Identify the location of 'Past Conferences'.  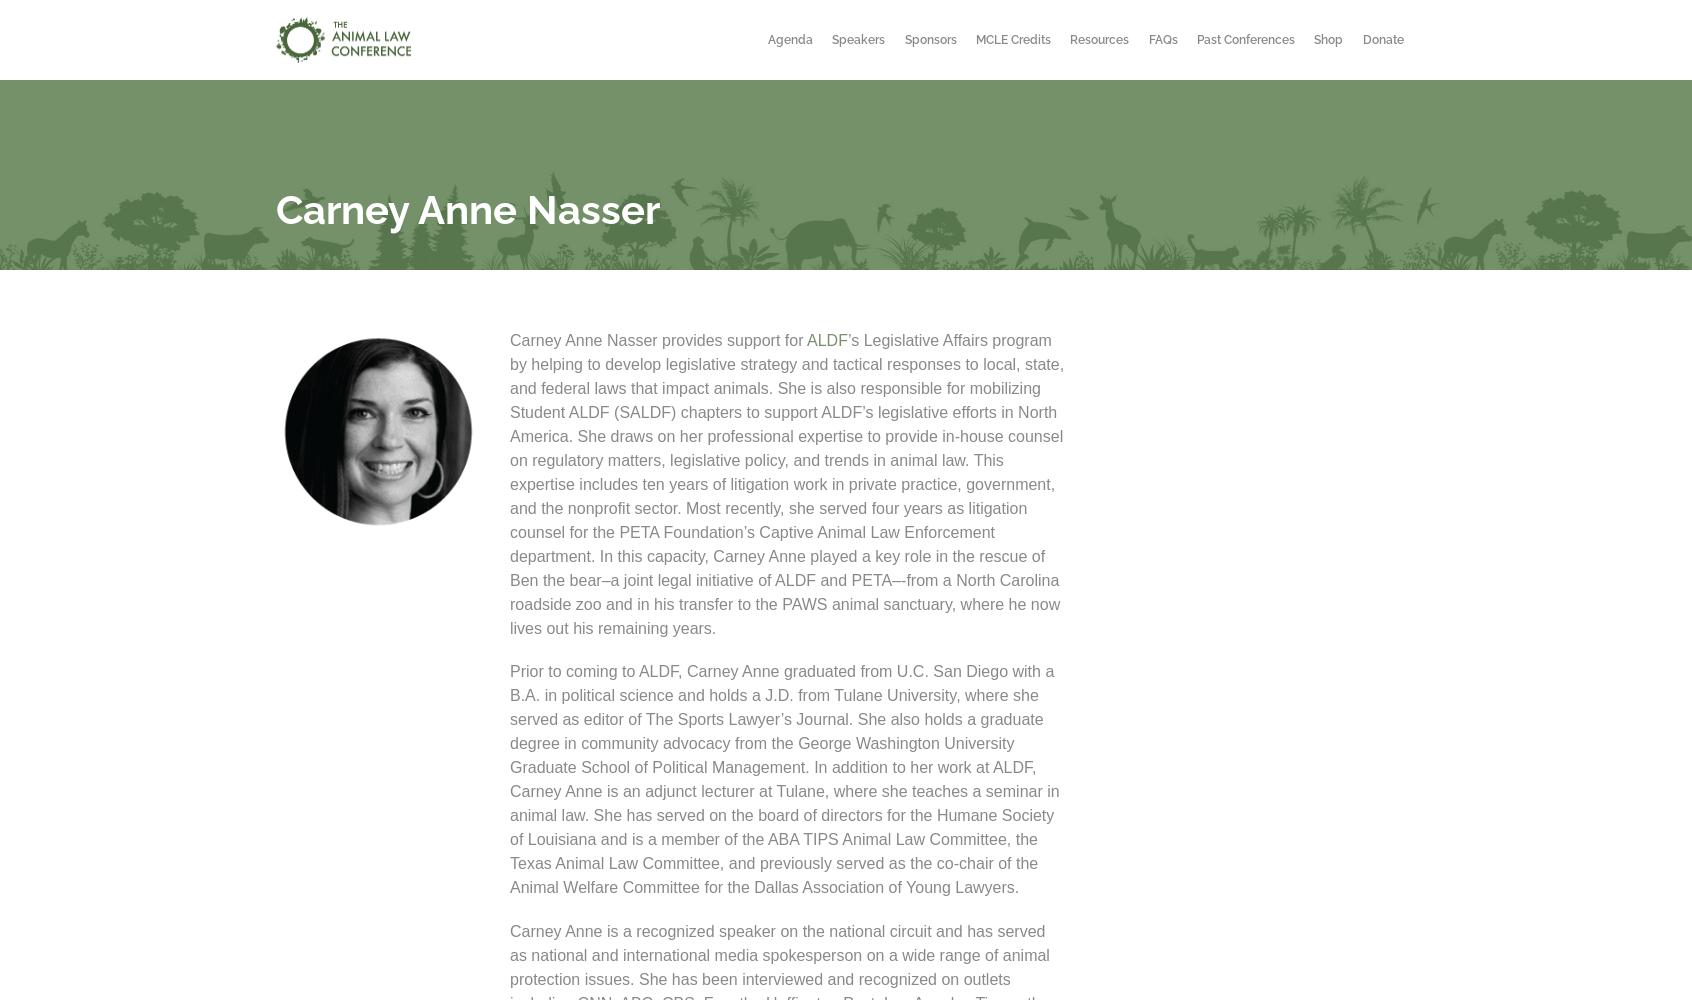
(1195, 40).